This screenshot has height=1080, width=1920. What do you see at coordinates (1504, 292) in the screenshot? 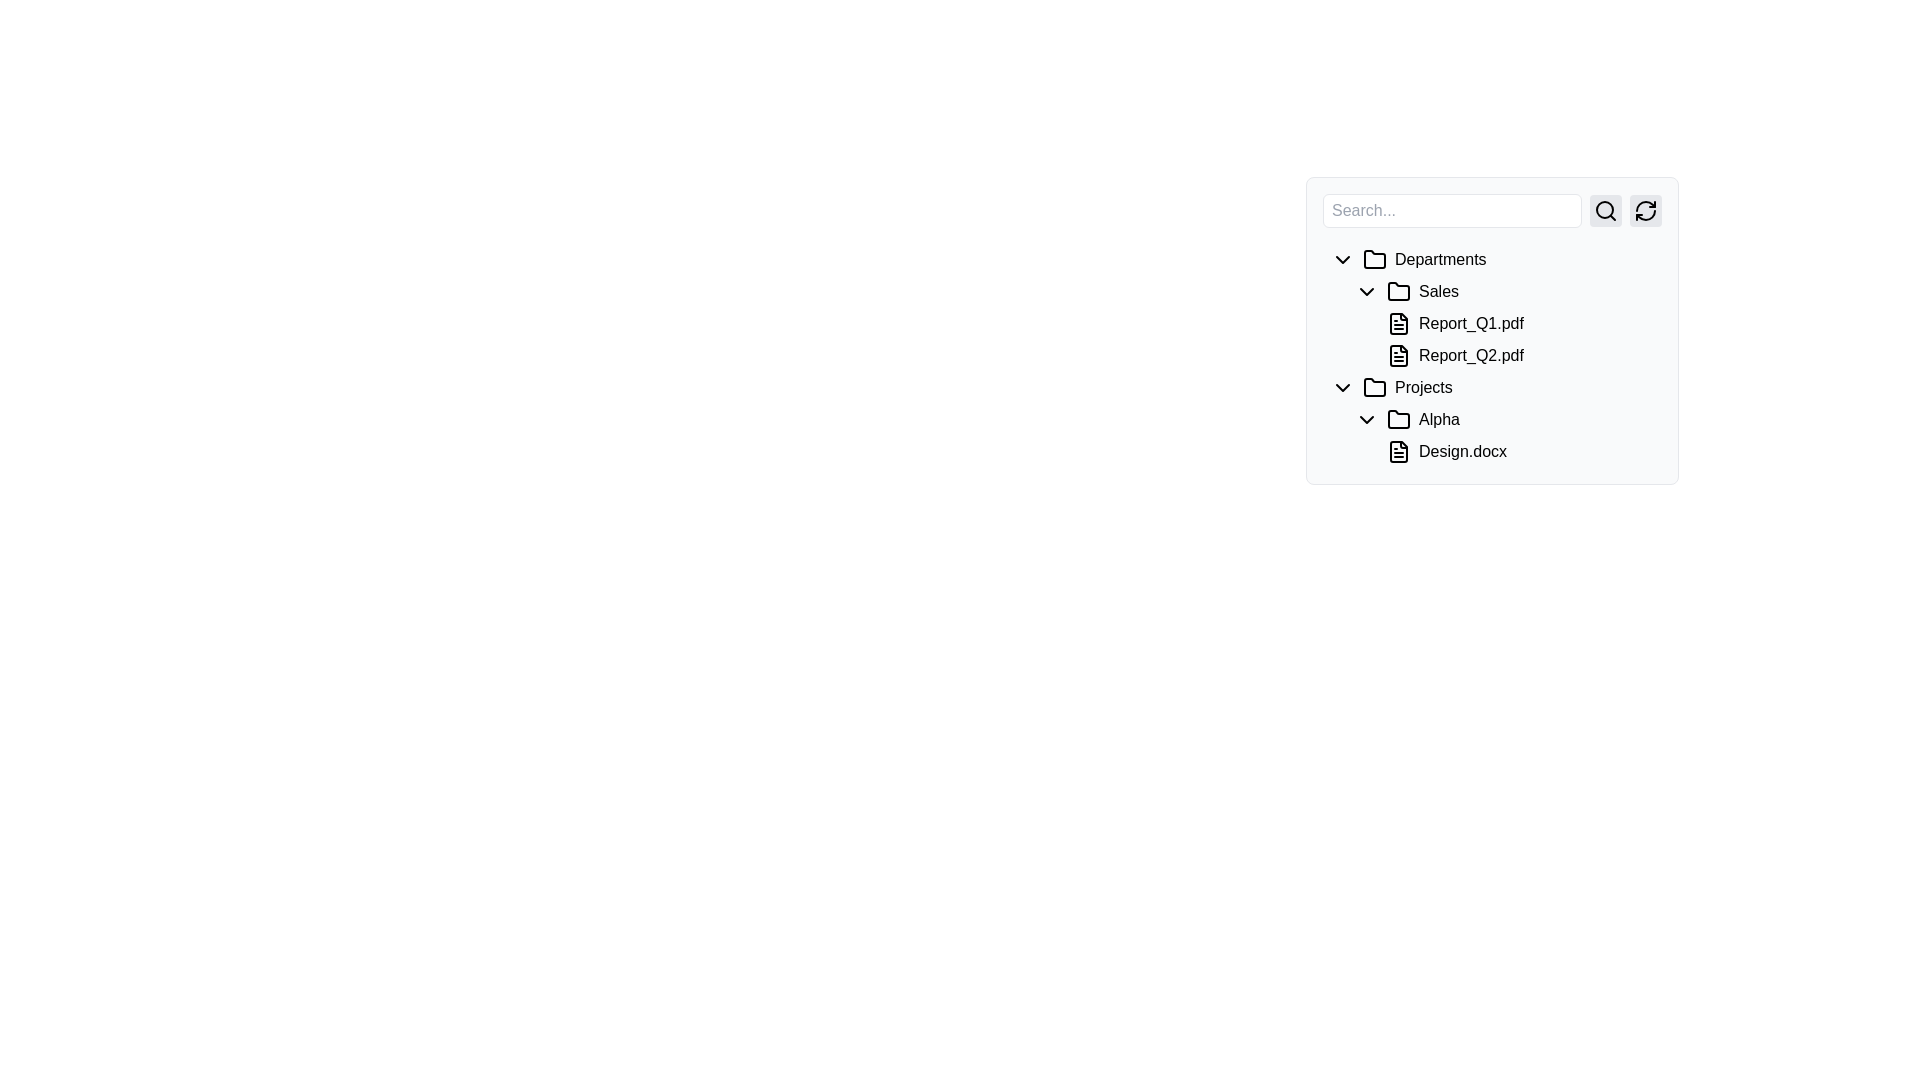
I see `the folder item labeled as the second item under the 'Departments' folder in the hierarchical navigation tree` at bounding box center [1504, 292].